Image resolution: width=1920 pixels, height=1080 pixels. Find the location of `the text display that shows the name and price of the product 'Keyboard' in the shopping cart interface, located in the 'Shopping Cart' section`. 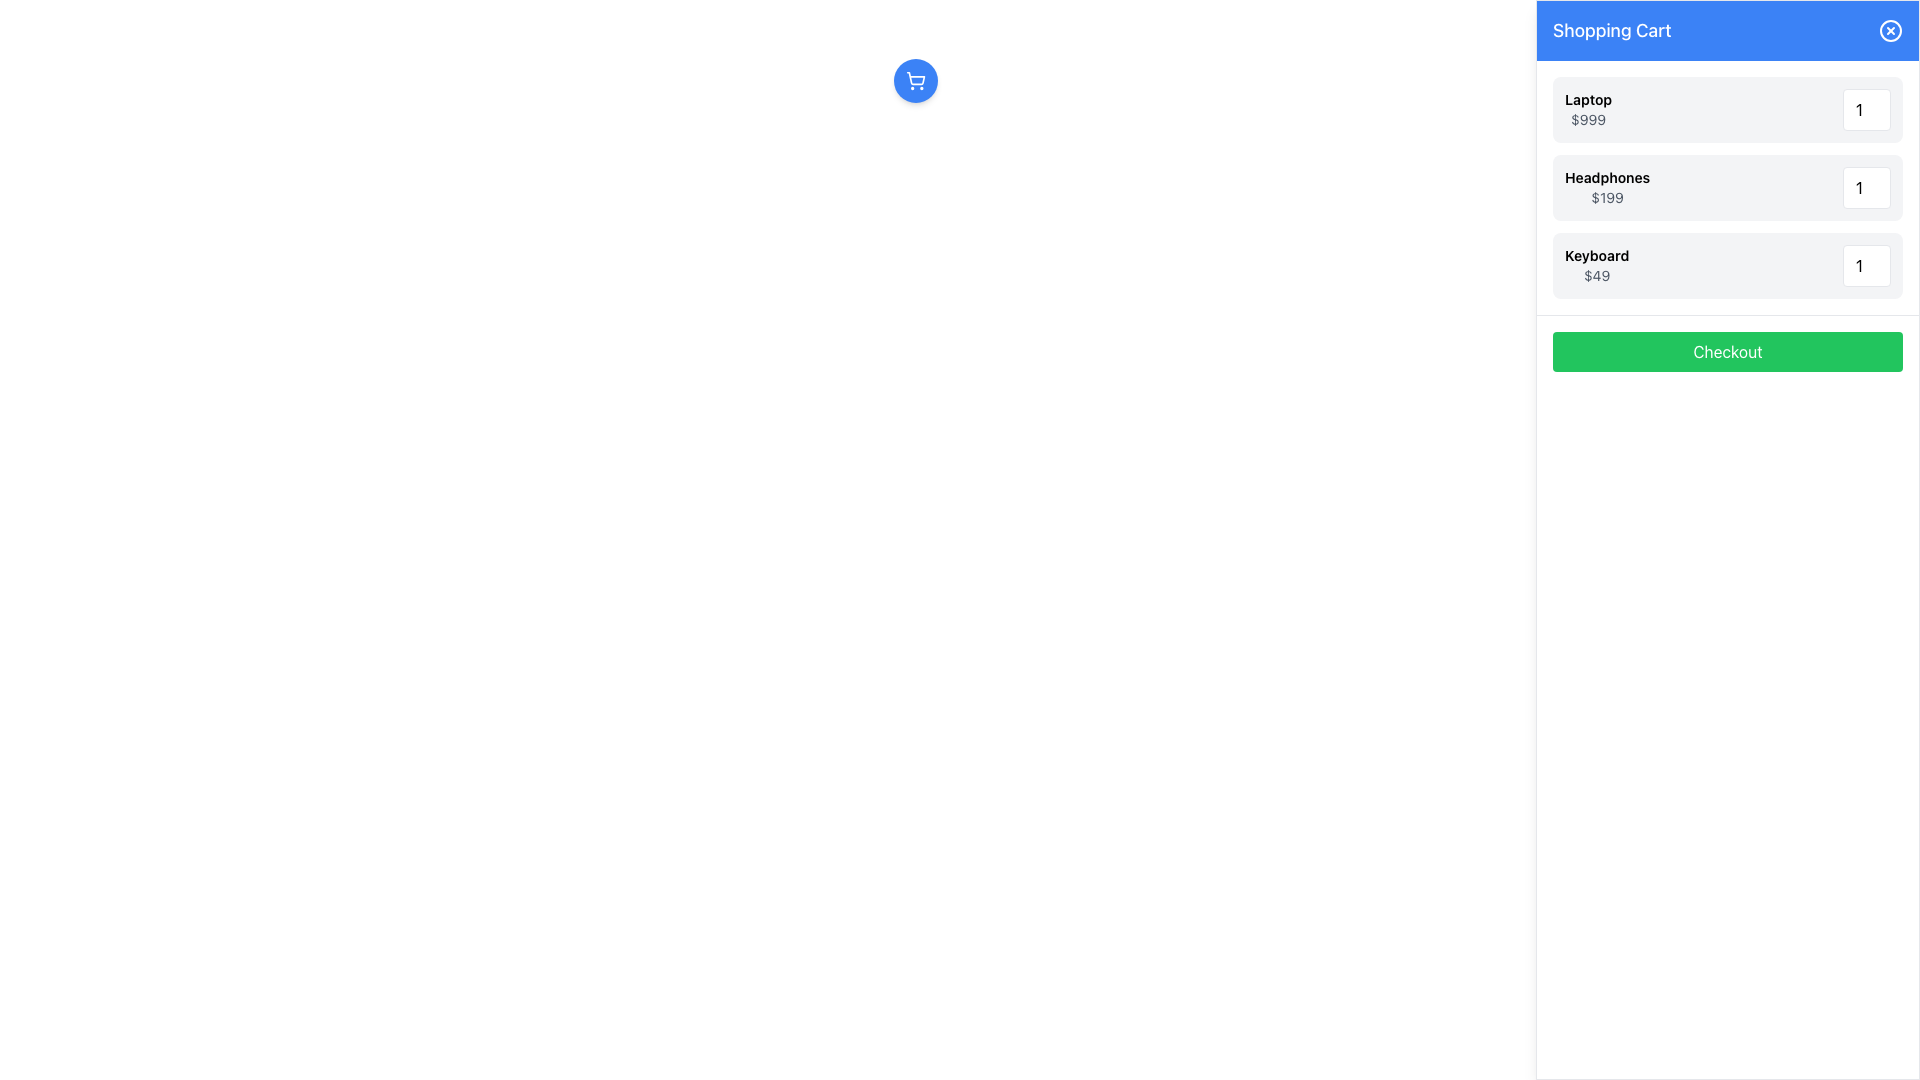

the text display that shows the name and price of the product 'Keyboard' in the shopping cart interface, located in the 'Shopping Cart' section is located at coordinates (1596, 265).